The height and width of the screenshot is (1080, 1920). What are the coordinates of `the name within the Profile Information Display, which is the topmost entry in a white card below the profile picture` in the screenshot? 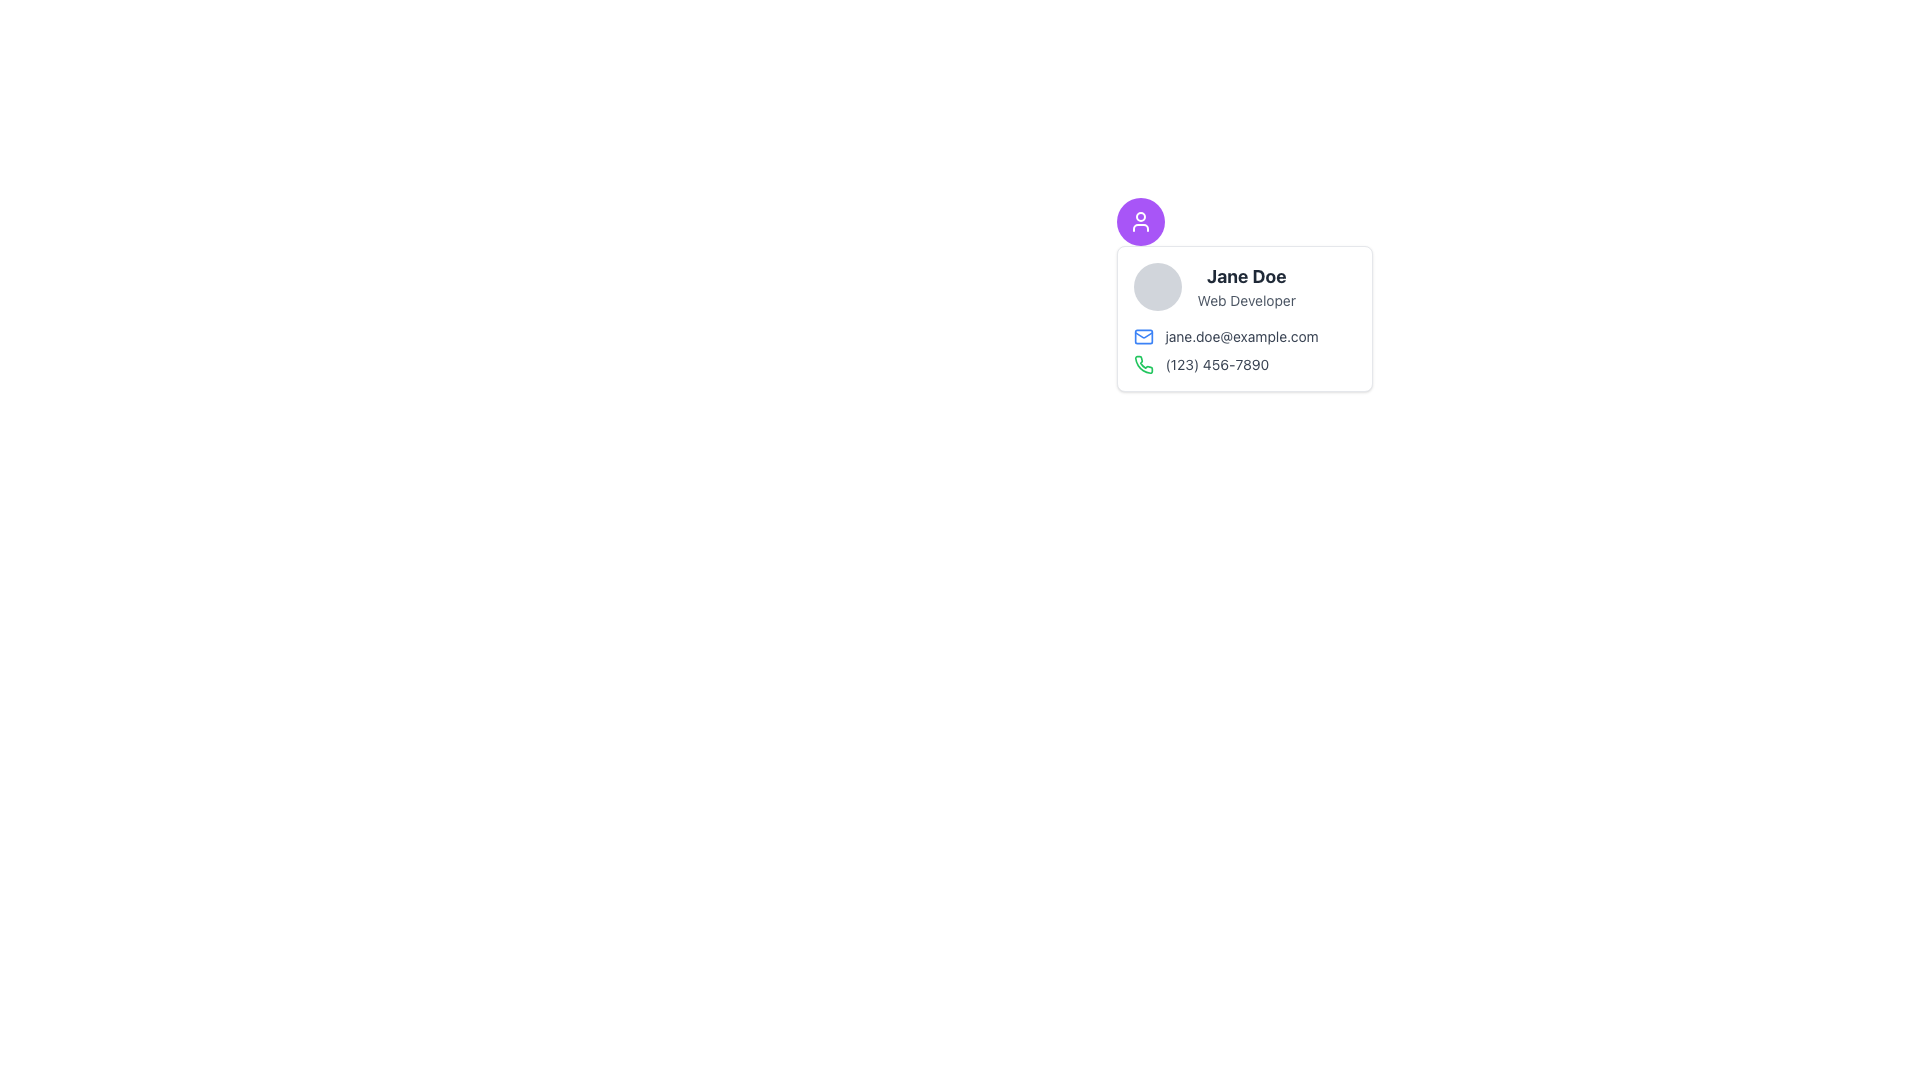 It's located at (1243, 286).